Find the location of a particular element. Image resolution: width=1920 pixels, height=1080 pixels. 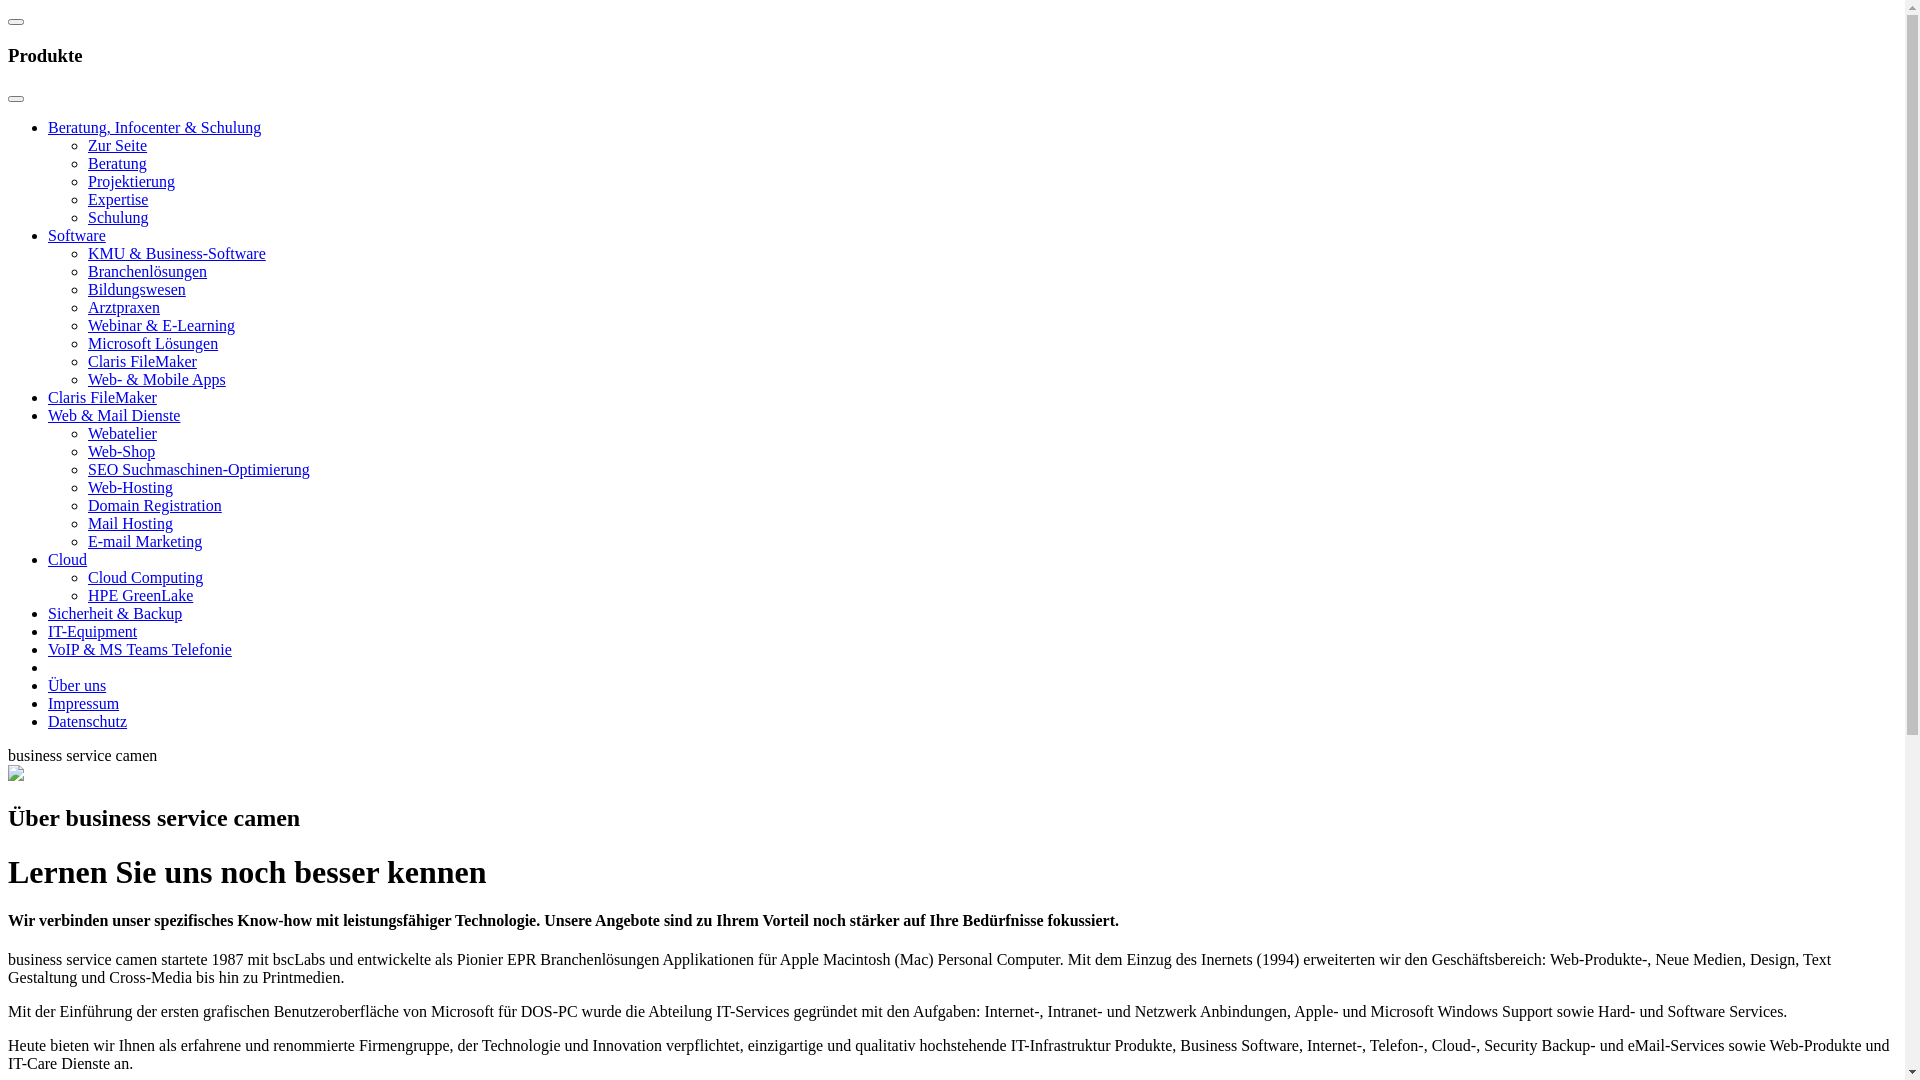

'Cloud Computing' is located at coordinates (144, 577).